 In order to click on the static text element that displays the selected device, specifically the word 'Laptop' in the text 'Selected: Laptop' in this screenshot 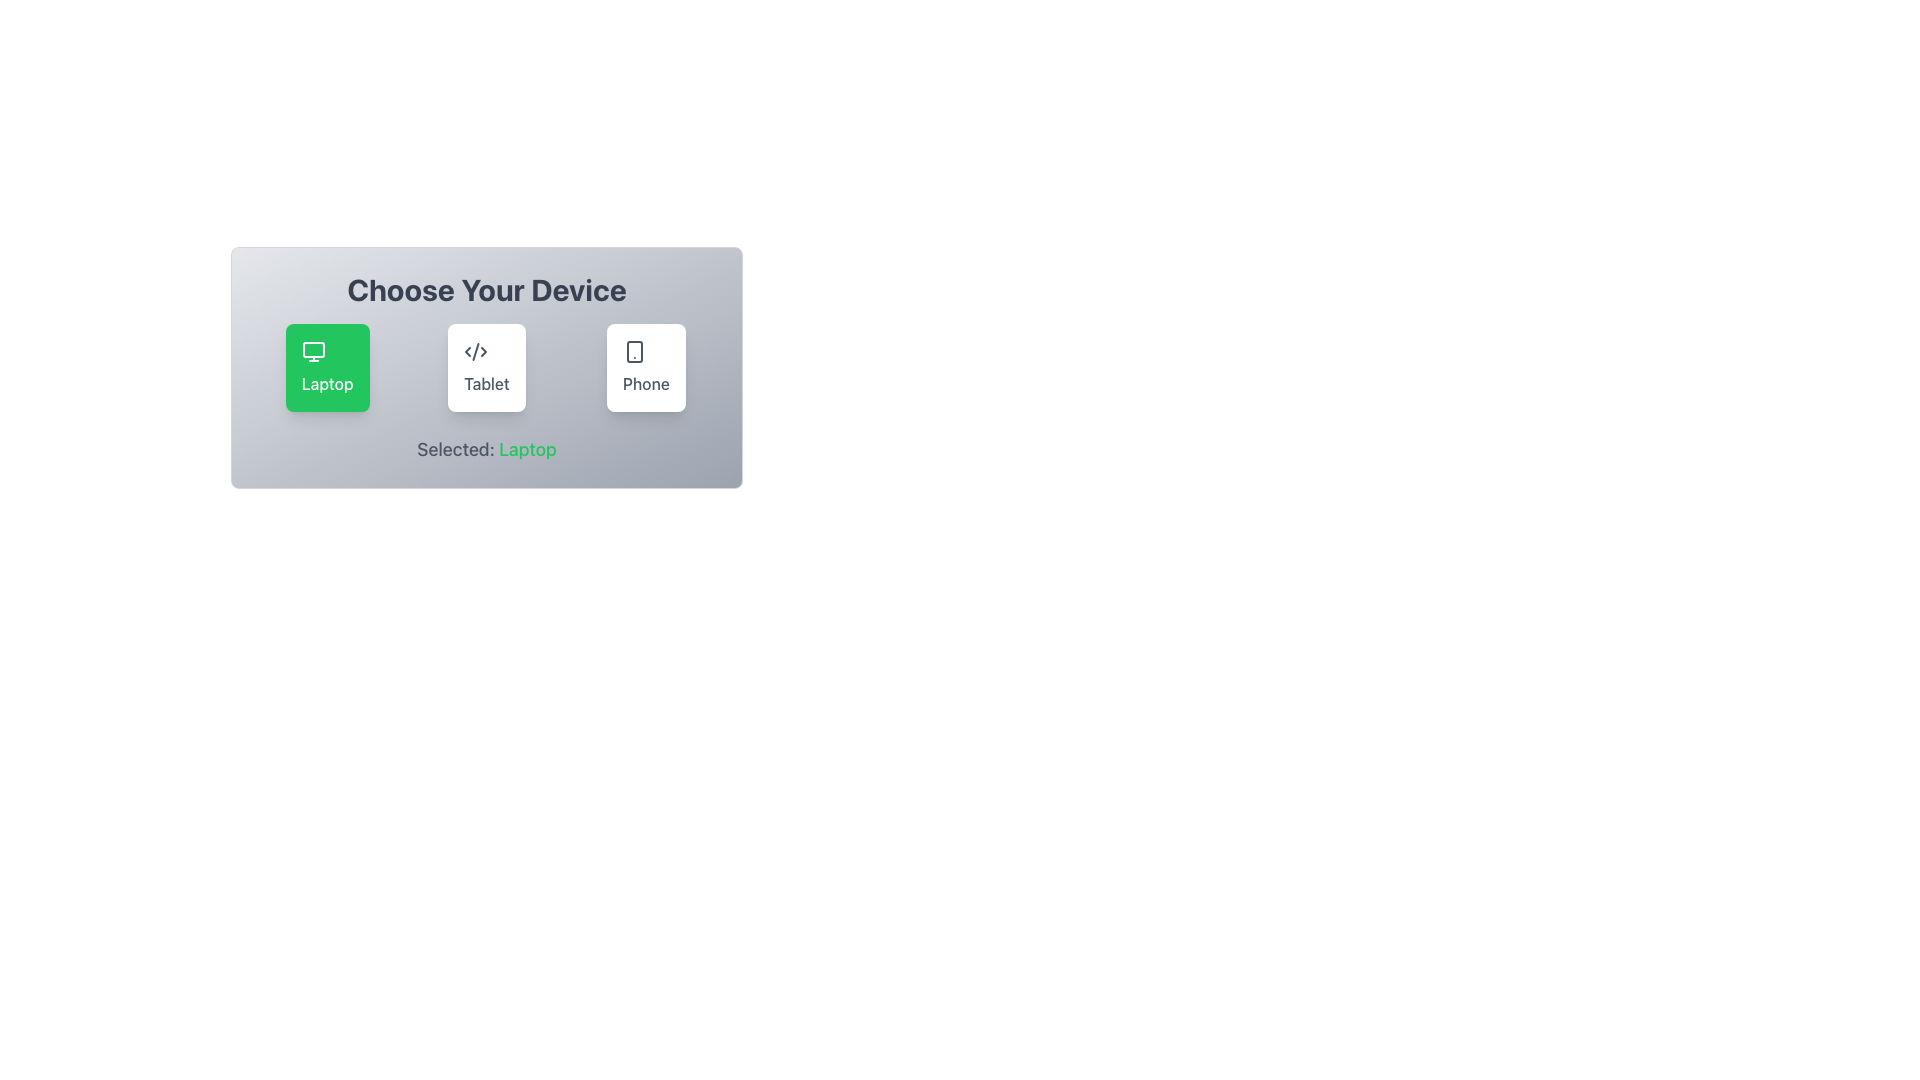, I will do `click(528, 448)`.